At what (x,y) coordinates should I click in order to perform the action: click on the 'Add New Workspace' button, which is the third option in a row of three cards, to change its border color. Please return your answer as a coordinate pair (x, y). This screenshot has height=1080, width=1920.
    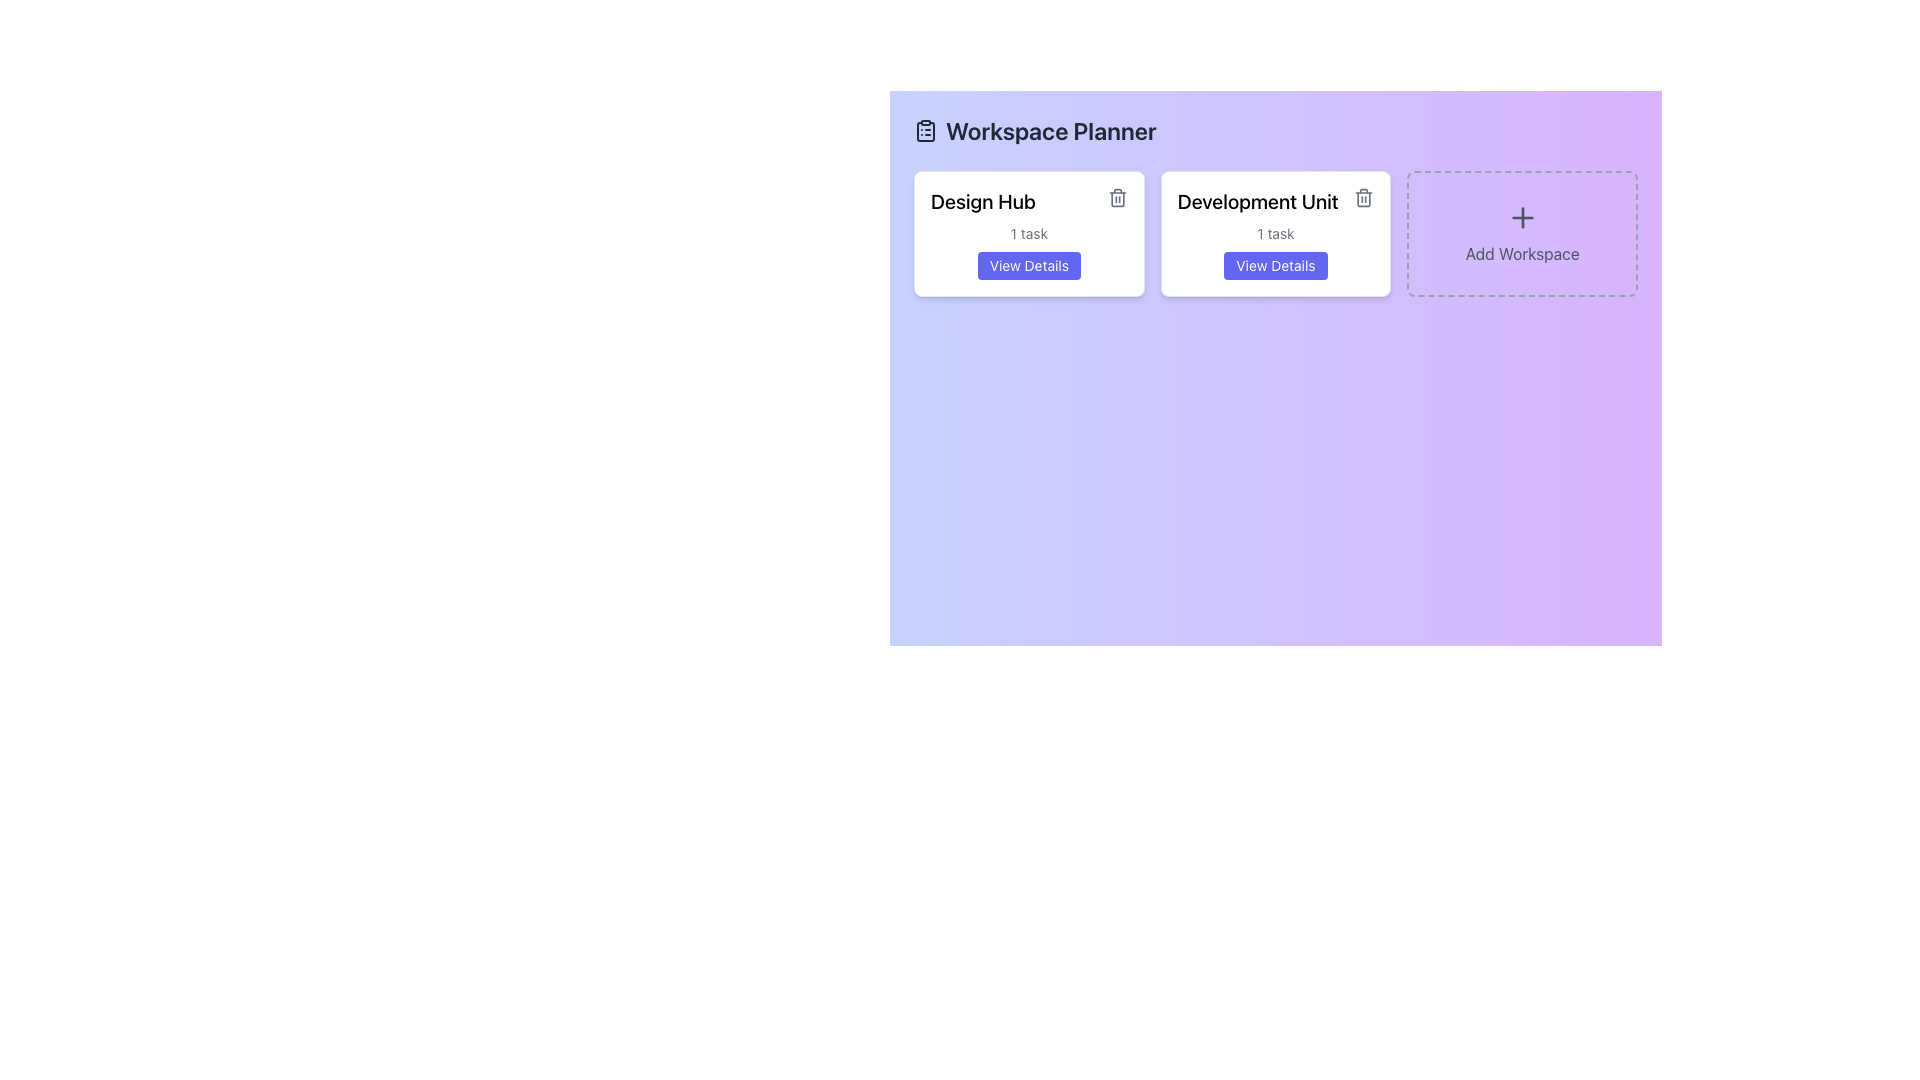
    Looking at the image, I should click on (1521, 233).